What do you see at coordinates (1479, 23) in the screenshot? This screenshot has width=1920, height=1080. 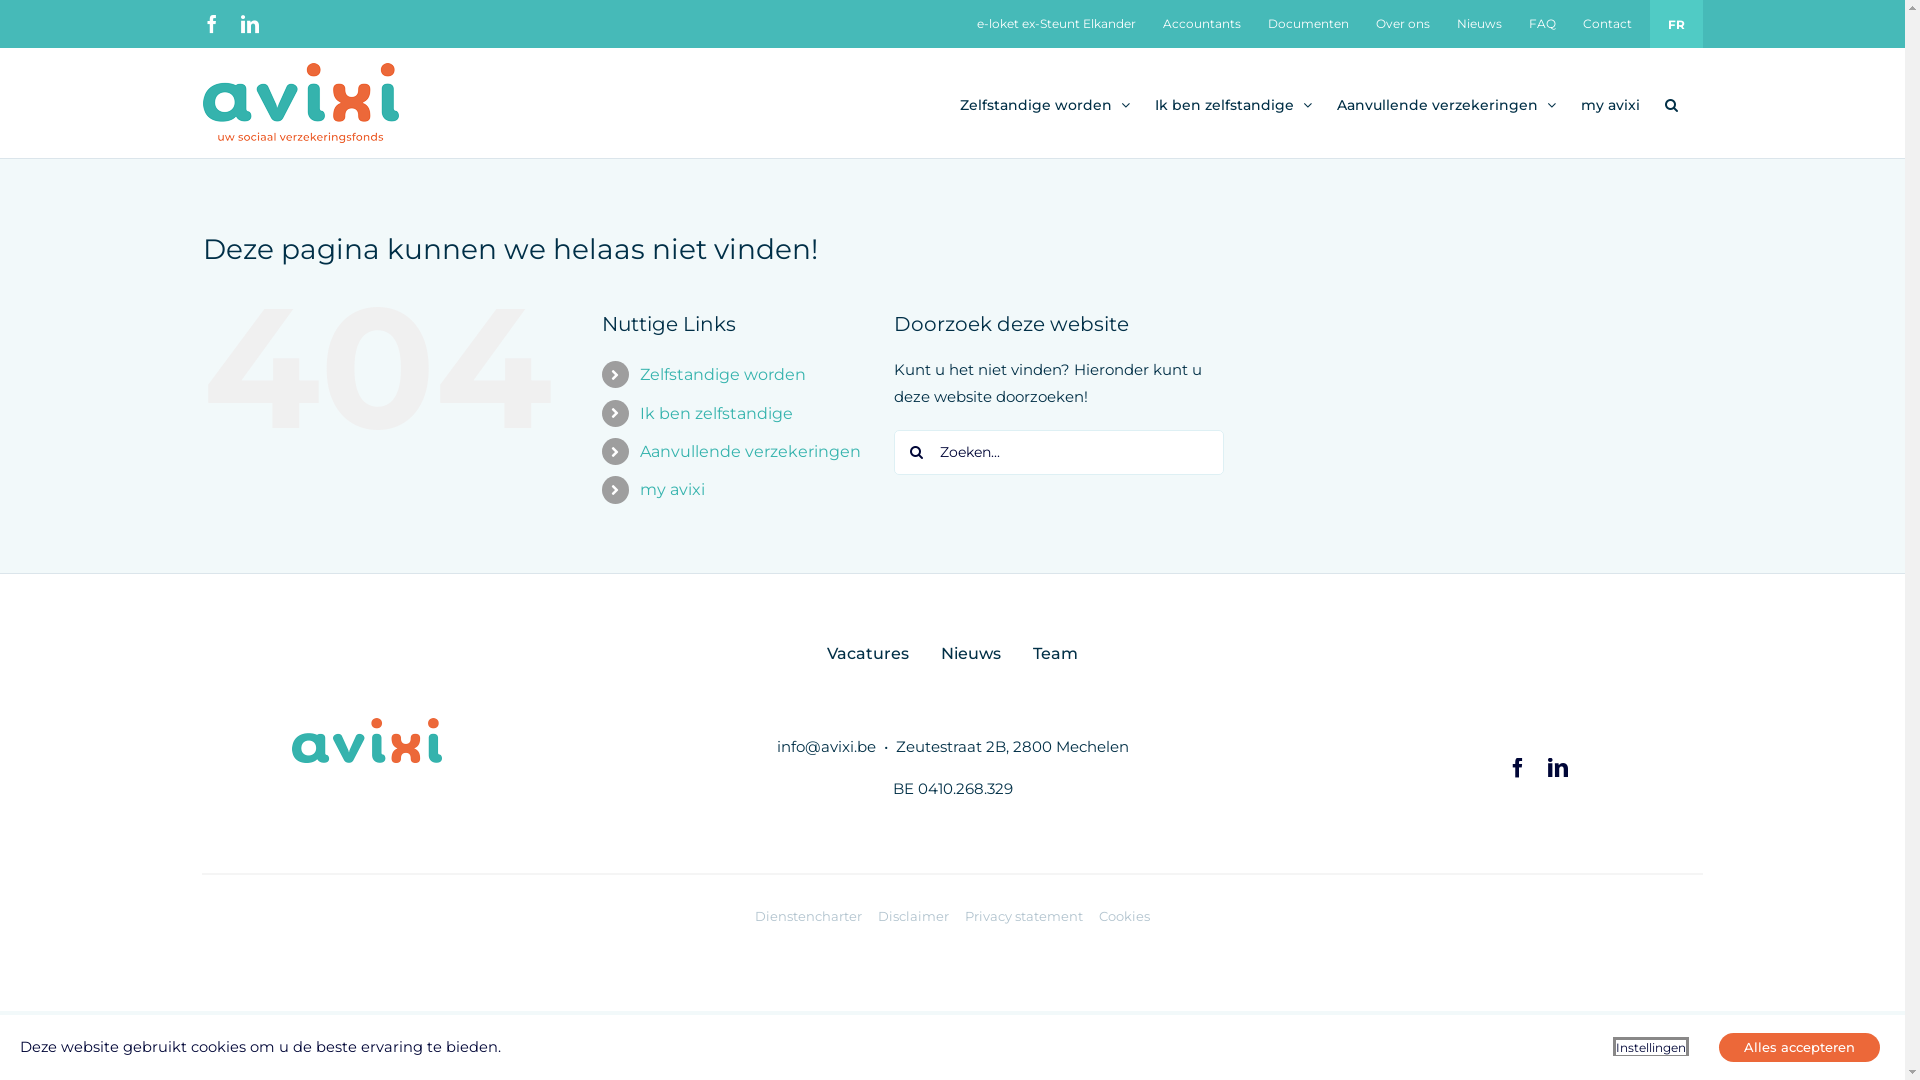 I see `'Nieuws'` at bounding box center [1479, 23].